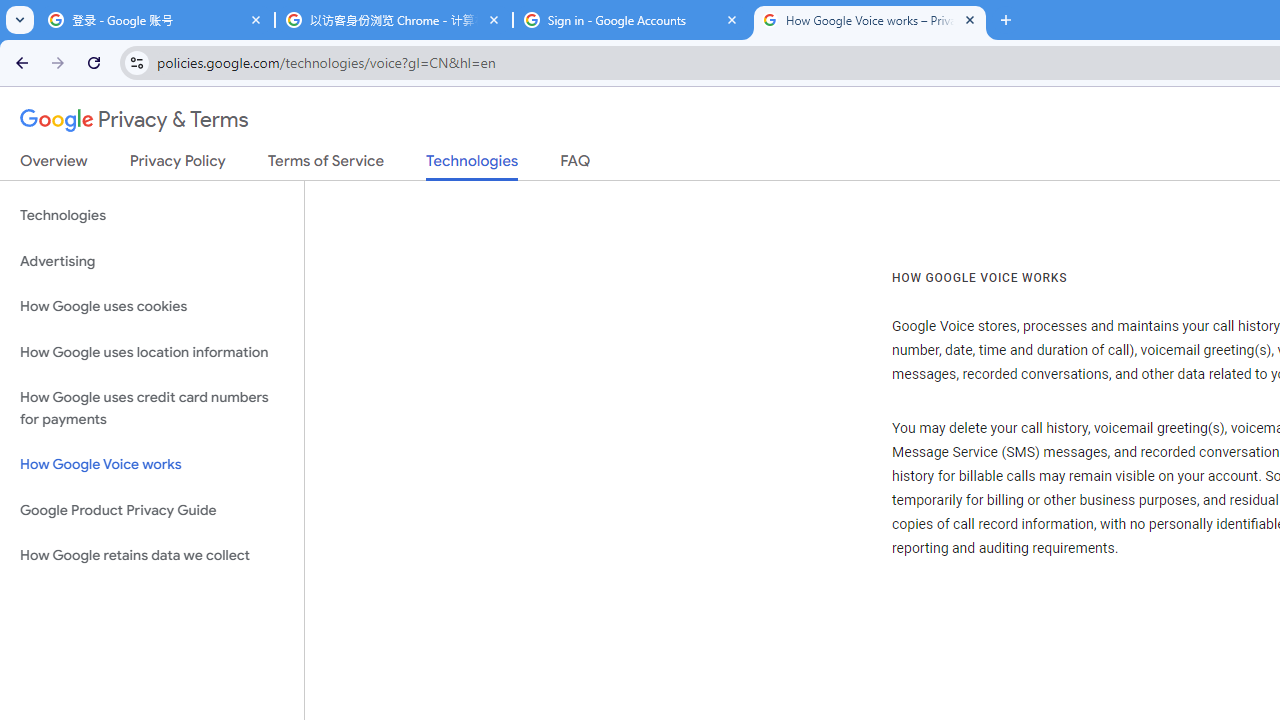 Image resolution: width=1280 pixels, height=720 pixels. Describe the element at coordinates (151, 555) in the screenshot. I see `'How Google retains data we collect'` at that location.